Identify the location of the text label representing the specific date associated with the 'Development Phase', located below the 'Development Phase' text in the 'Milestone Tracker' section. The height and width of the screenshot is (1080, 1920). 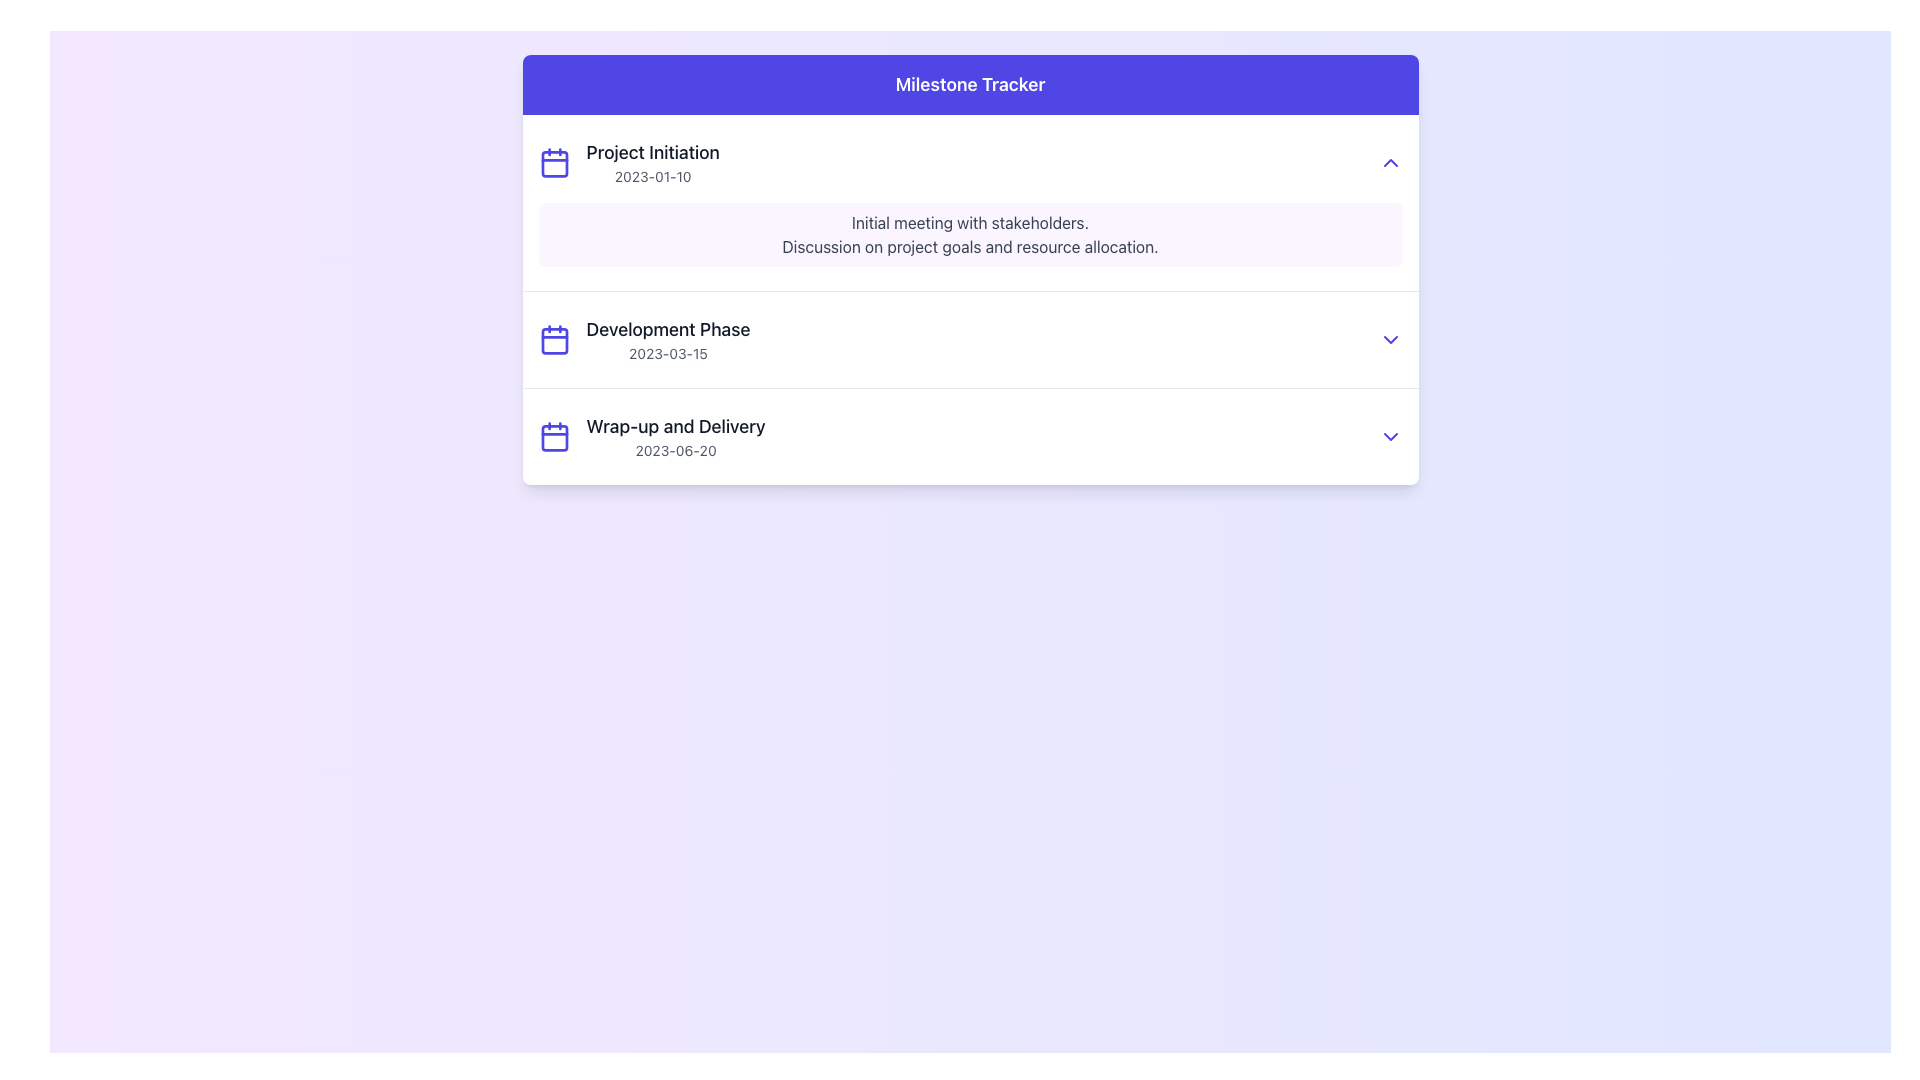
(668, 353).